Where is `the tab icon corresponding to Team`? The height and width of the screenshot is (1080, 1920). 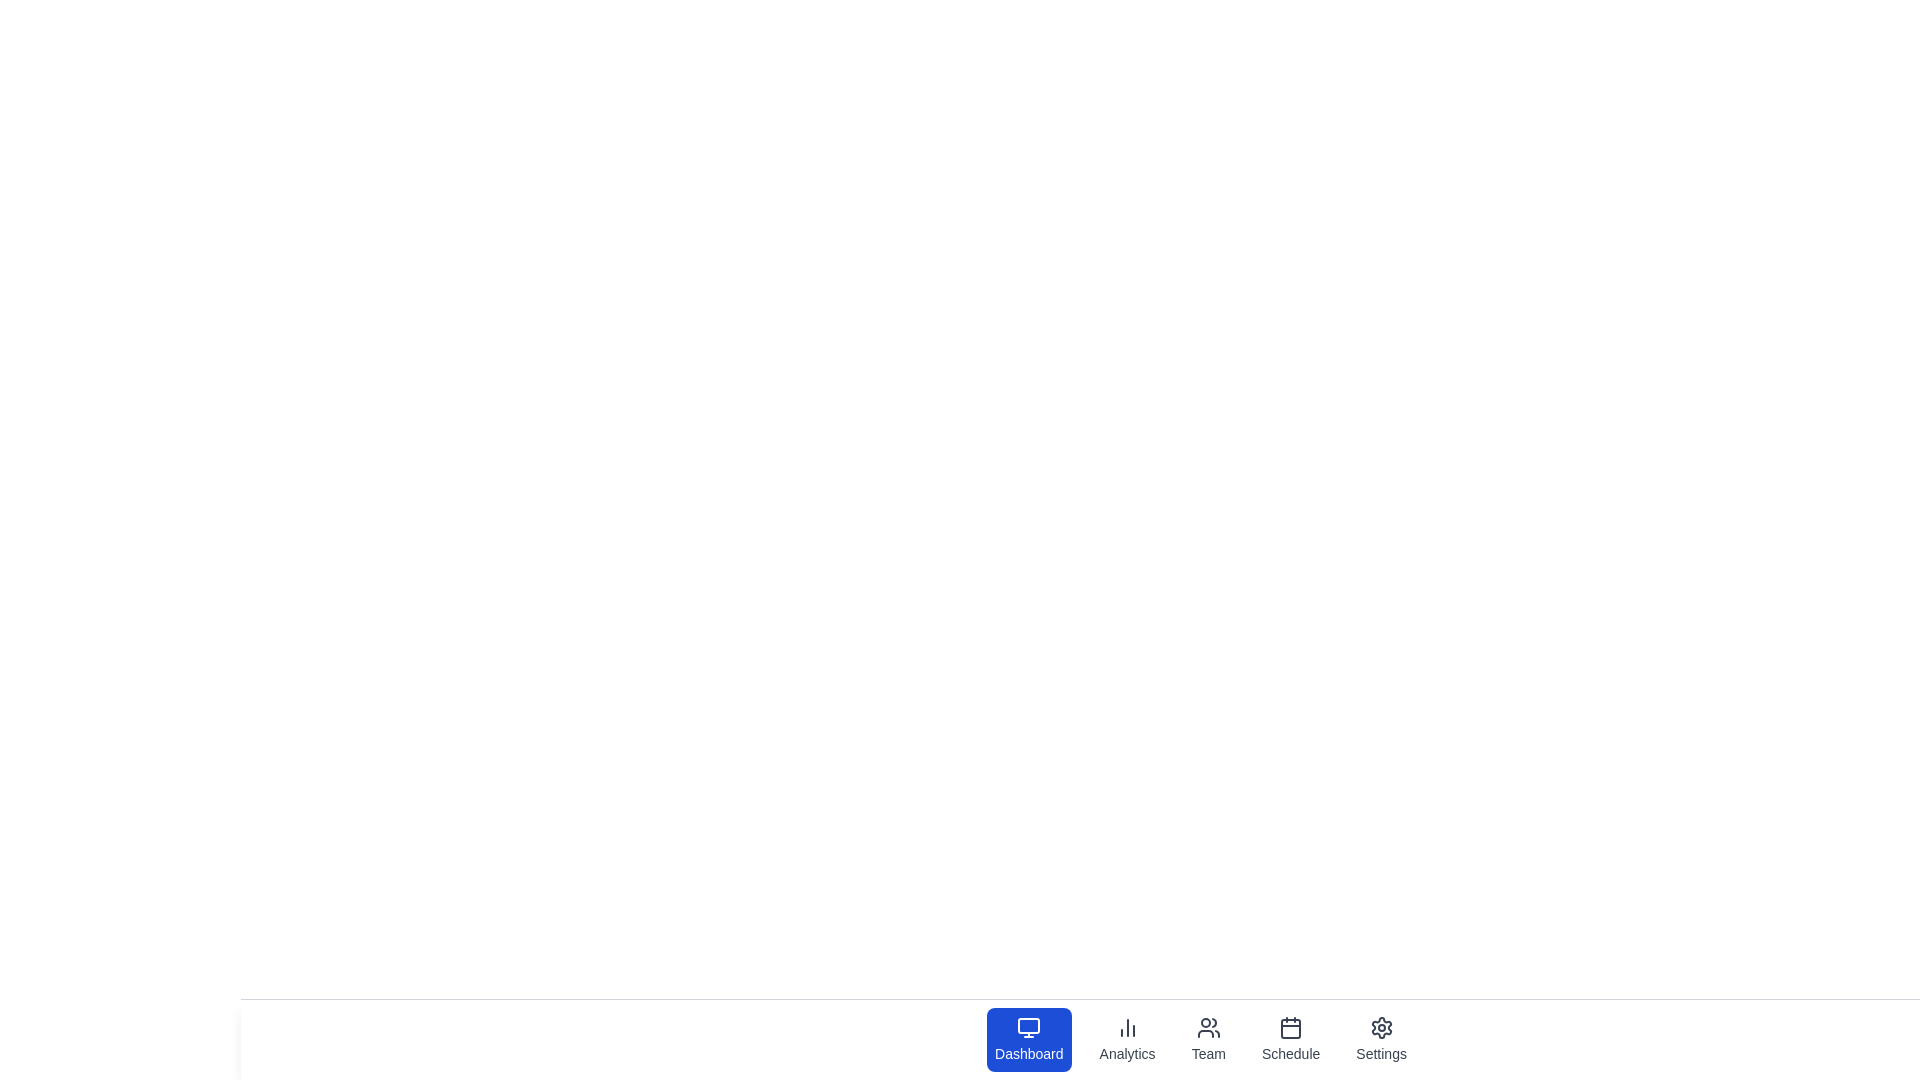 the tab icon corresponding to Team is located at coordinates (1207, 1039).